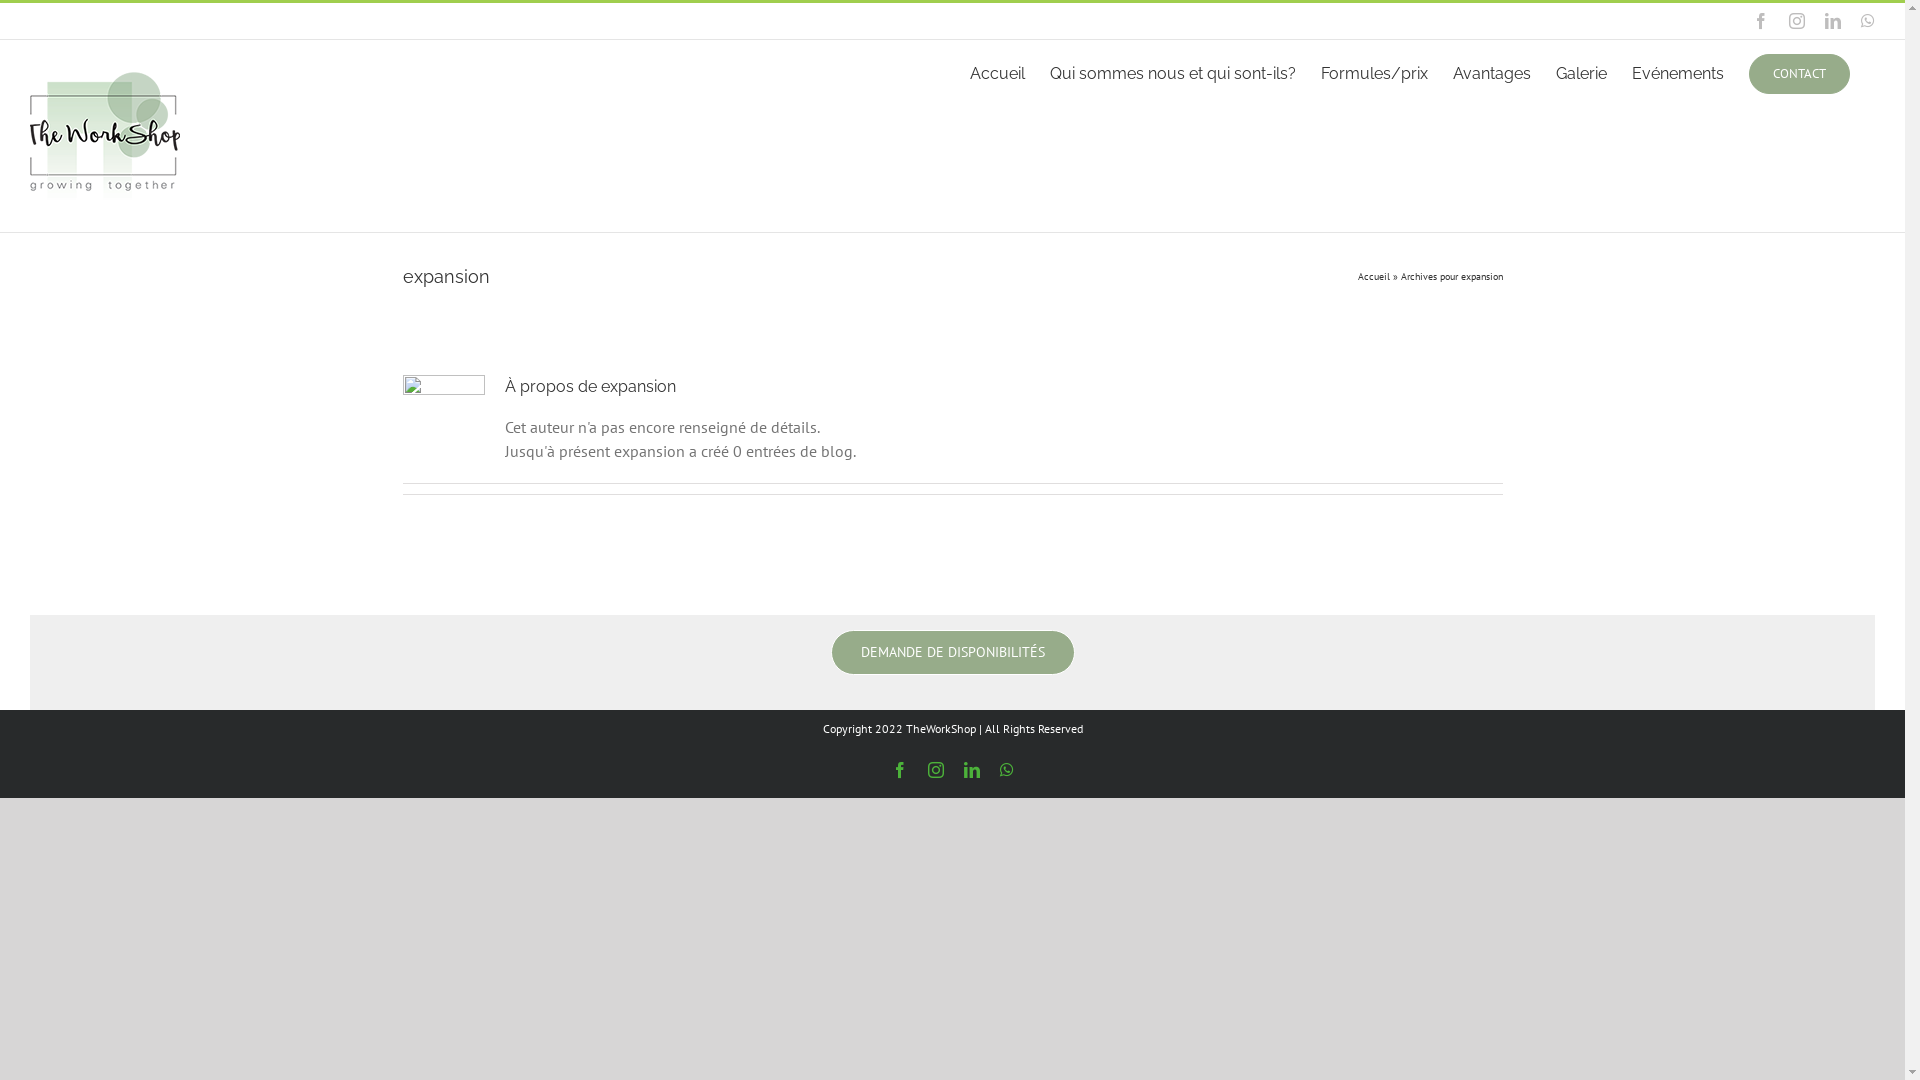 This screenshot has width=1920, height=1080. What do you see at coordinates (1799, 71) in the screenshot?
I see `'CONTACT'` at bounding box center [1799, 71].